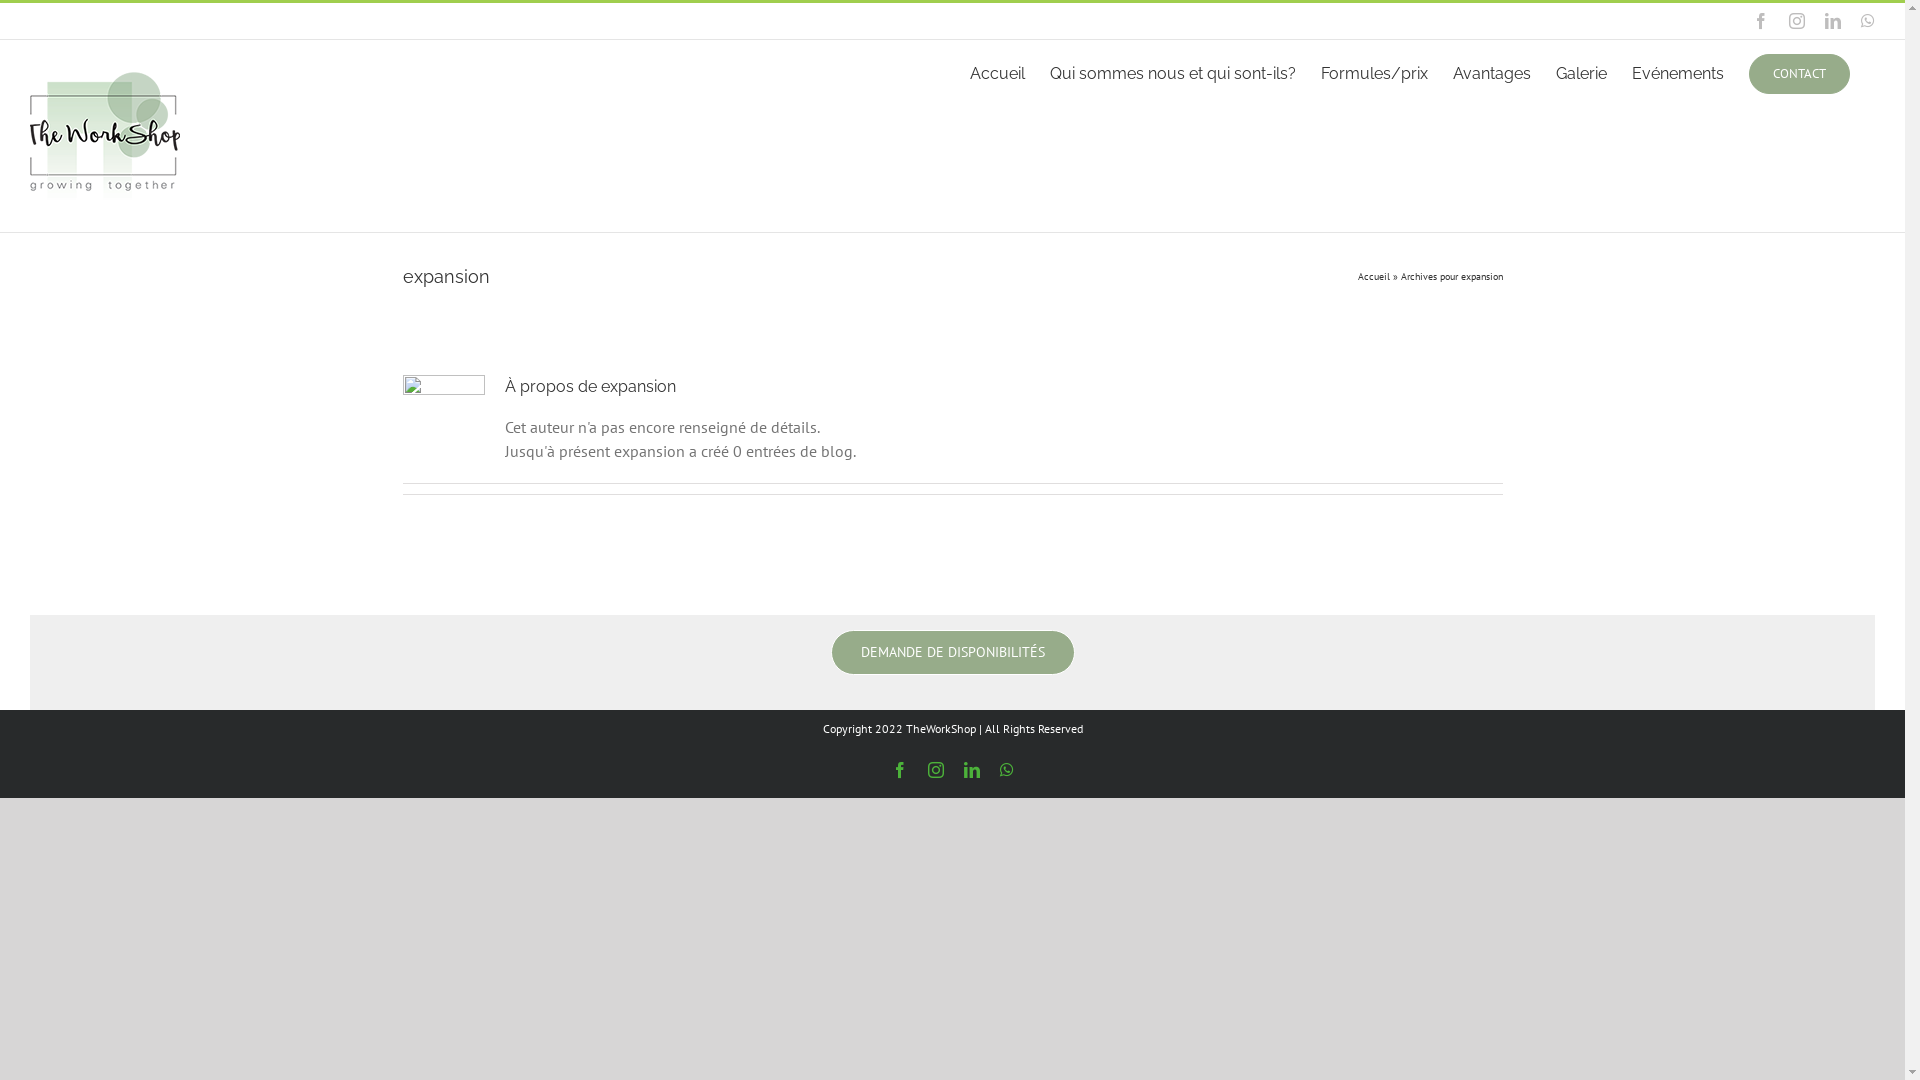 This screenshot has width=1920, height=1080. What do you see at coordinates (1799, 71) in the screenshot?
I see `'CONTACT'` at bounding box center [1799, 71].